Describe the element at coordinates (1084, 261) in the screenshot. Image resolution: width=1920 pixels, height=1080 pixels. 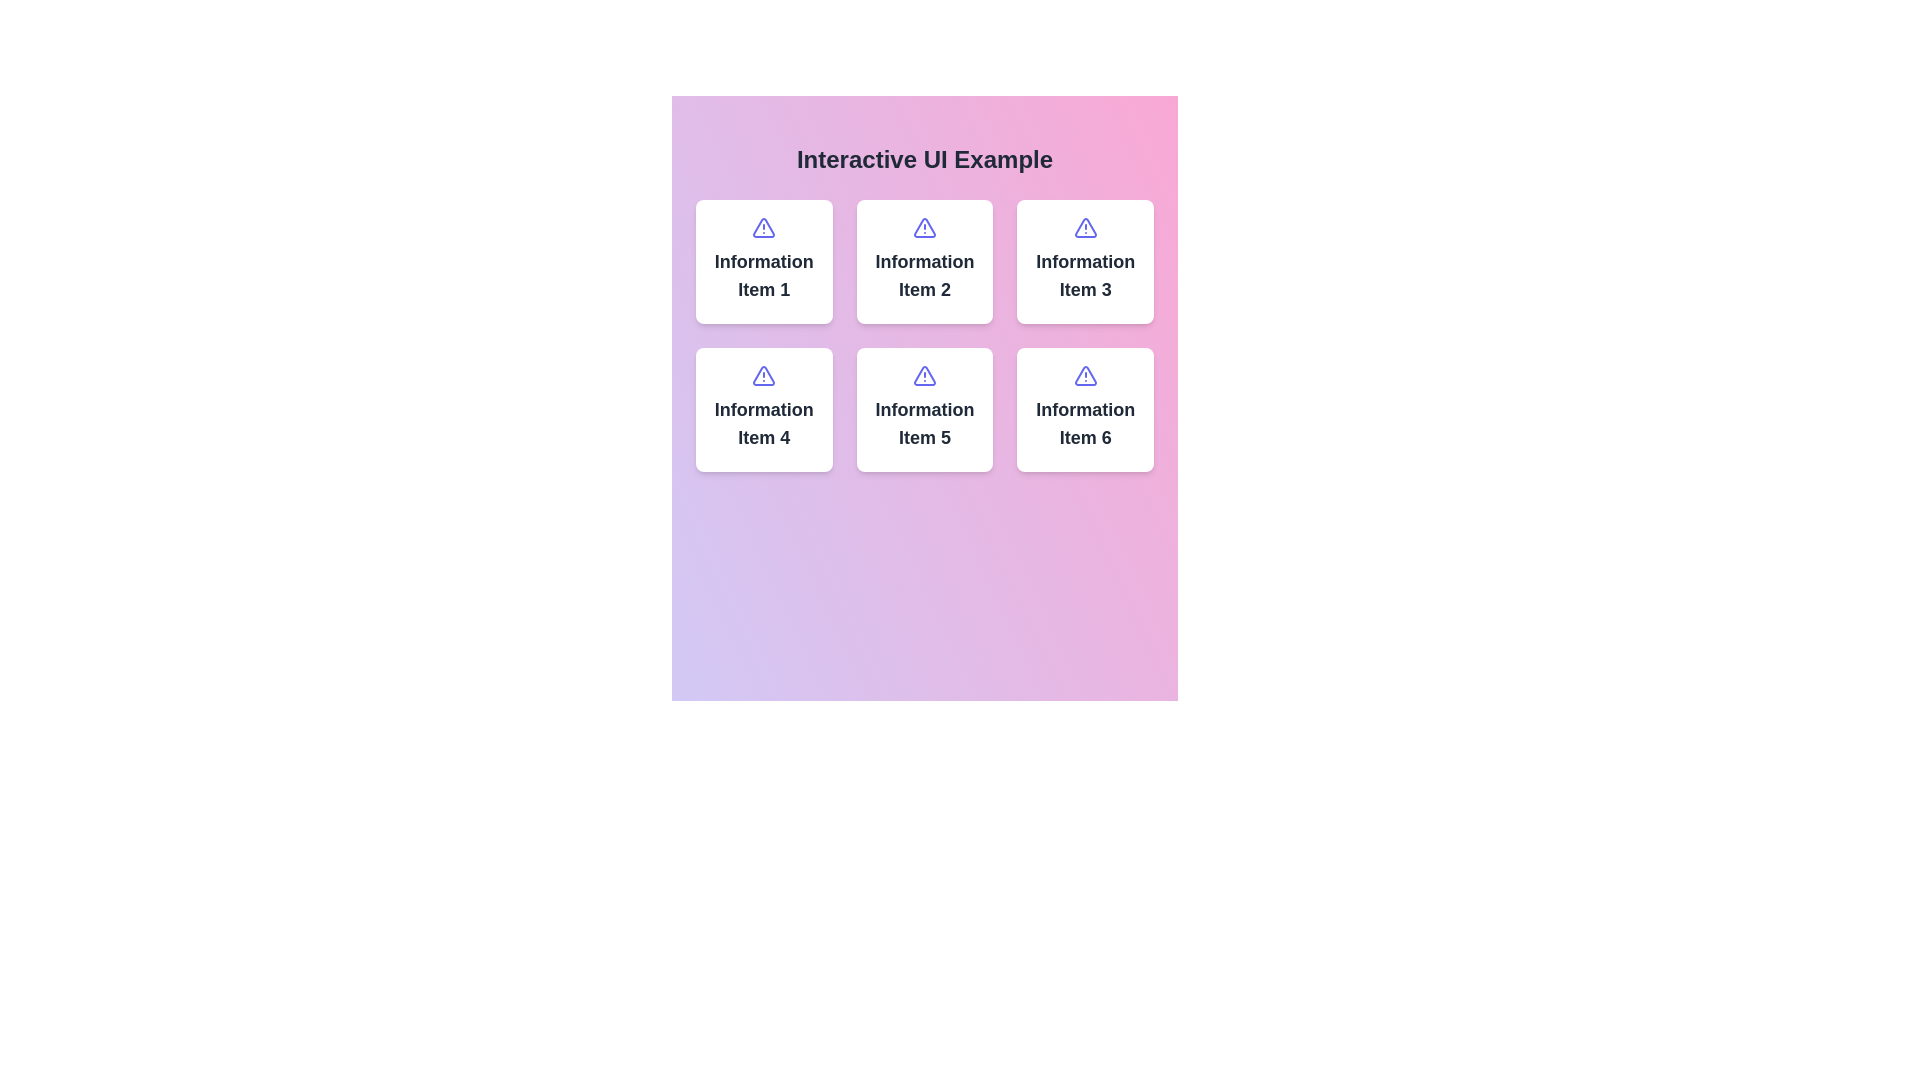
I see `the information card located in the first row, third column of the grid layout` at that location.